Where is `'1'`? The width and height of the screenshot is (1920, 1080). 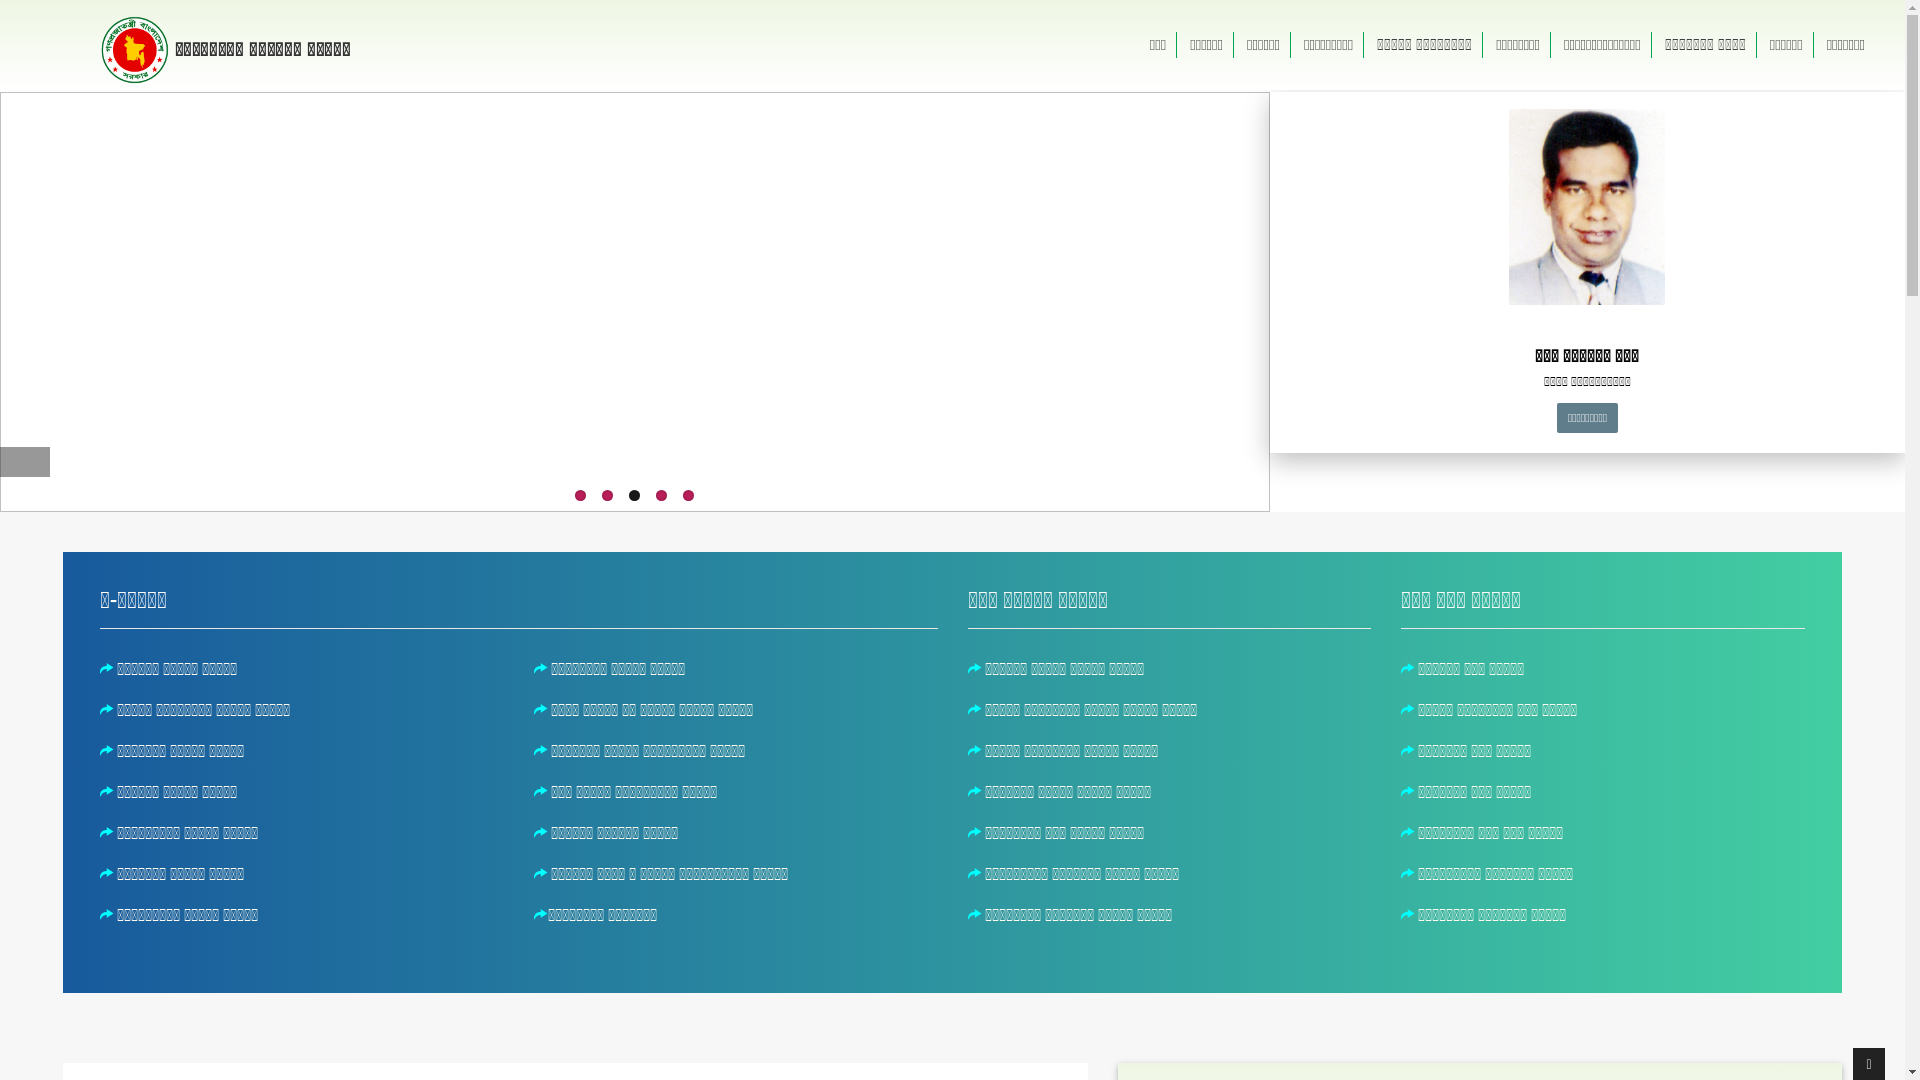 '1' is located at coordinates (579, 495).